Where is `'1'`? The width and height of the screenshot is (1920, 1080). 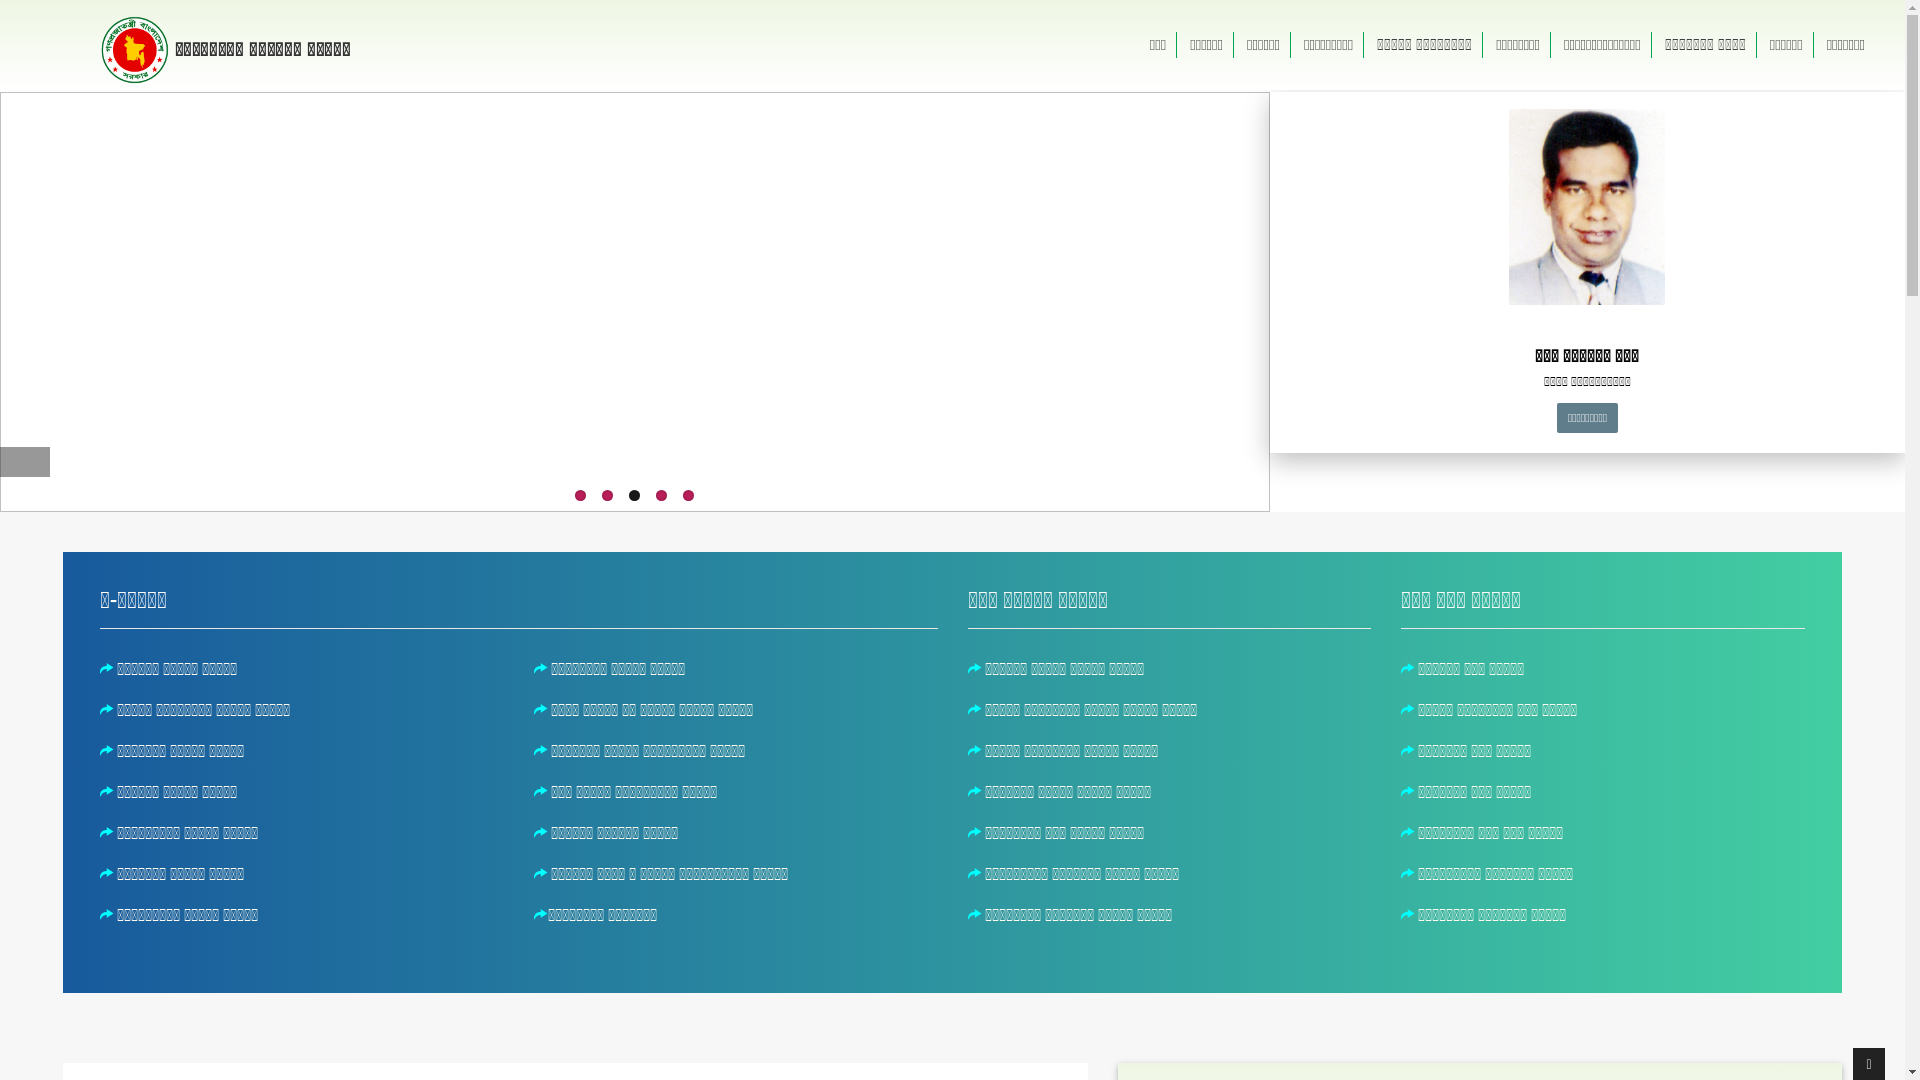 '1' is located at coordinates (579, 495).